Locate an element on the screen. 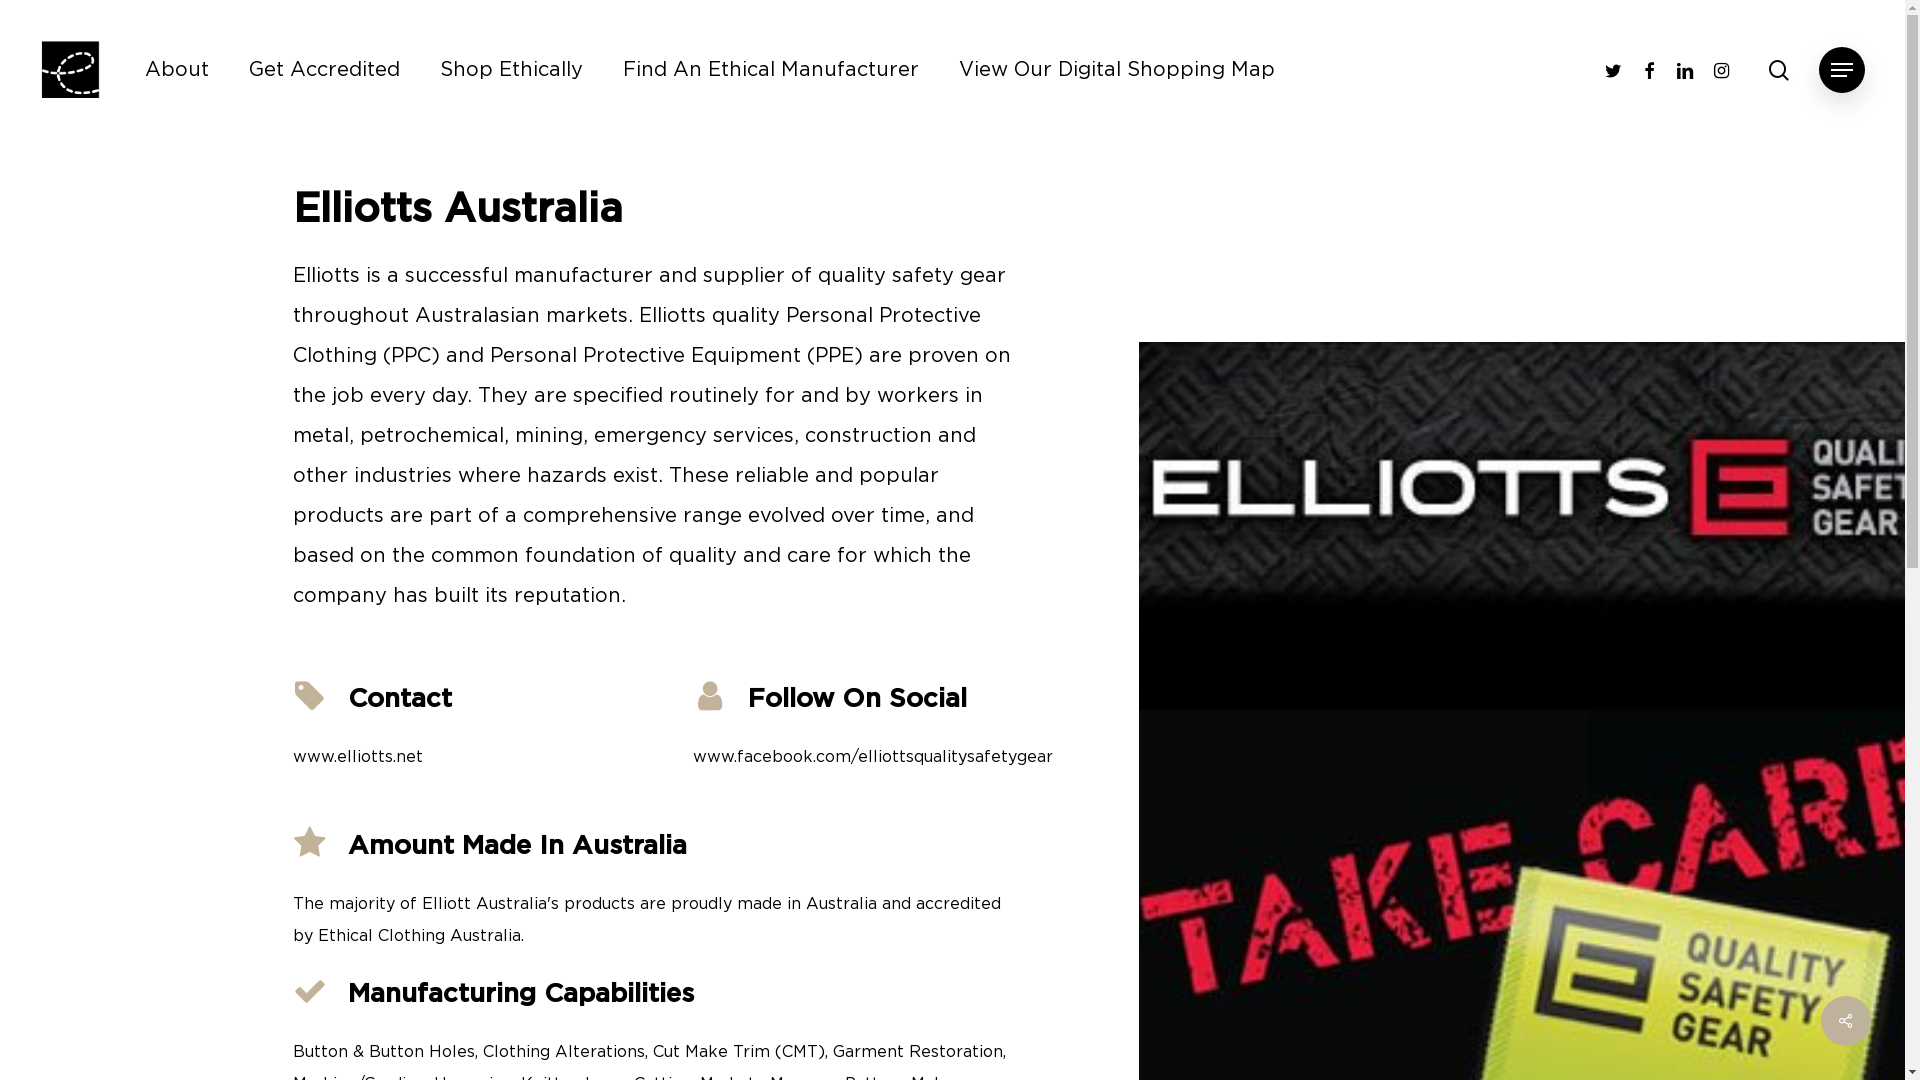  'Get Accredited' is located at coordinates (324, 68).